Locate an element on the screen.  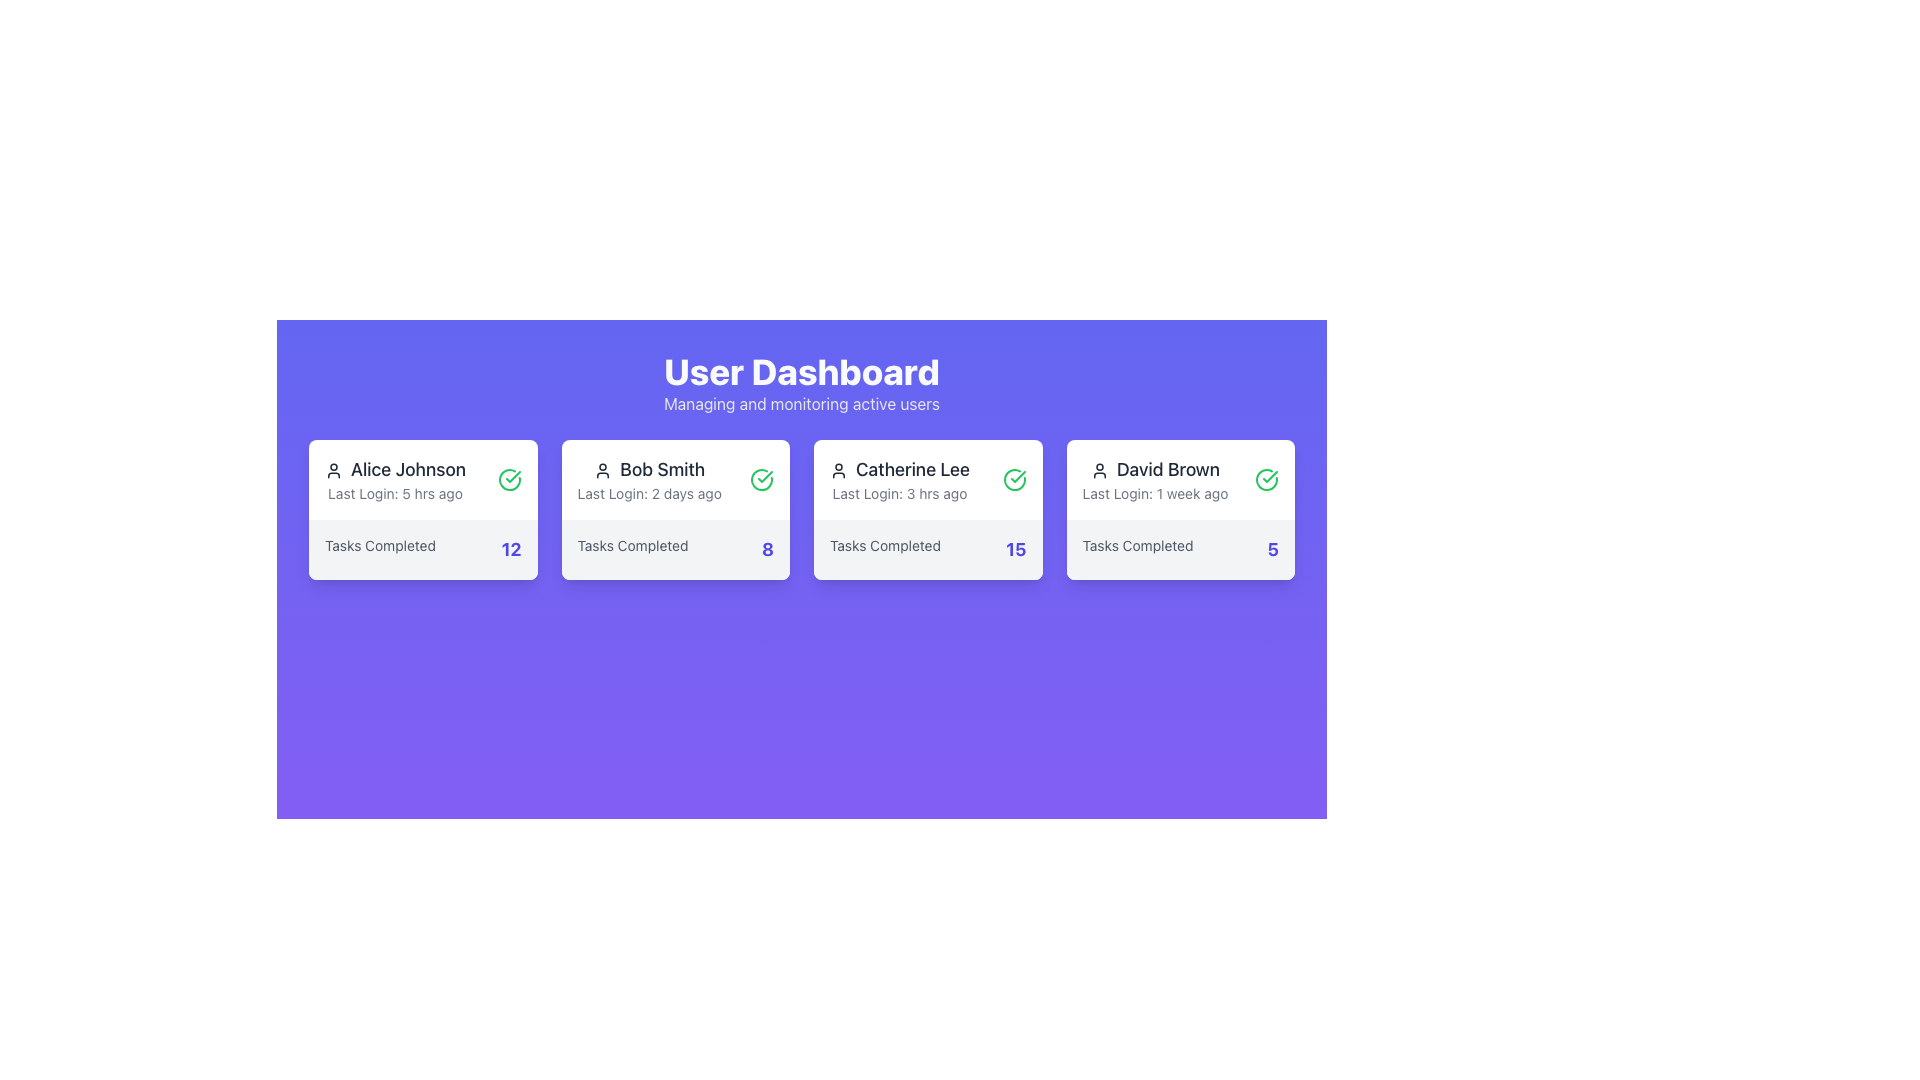
displayed information from the Text Label showing the number '15' in bold indigo font, located in the bottom-right section of the card labeled 'Tasks Completed' for 'Catherine Lee' is located at coordinates (1016, 550).